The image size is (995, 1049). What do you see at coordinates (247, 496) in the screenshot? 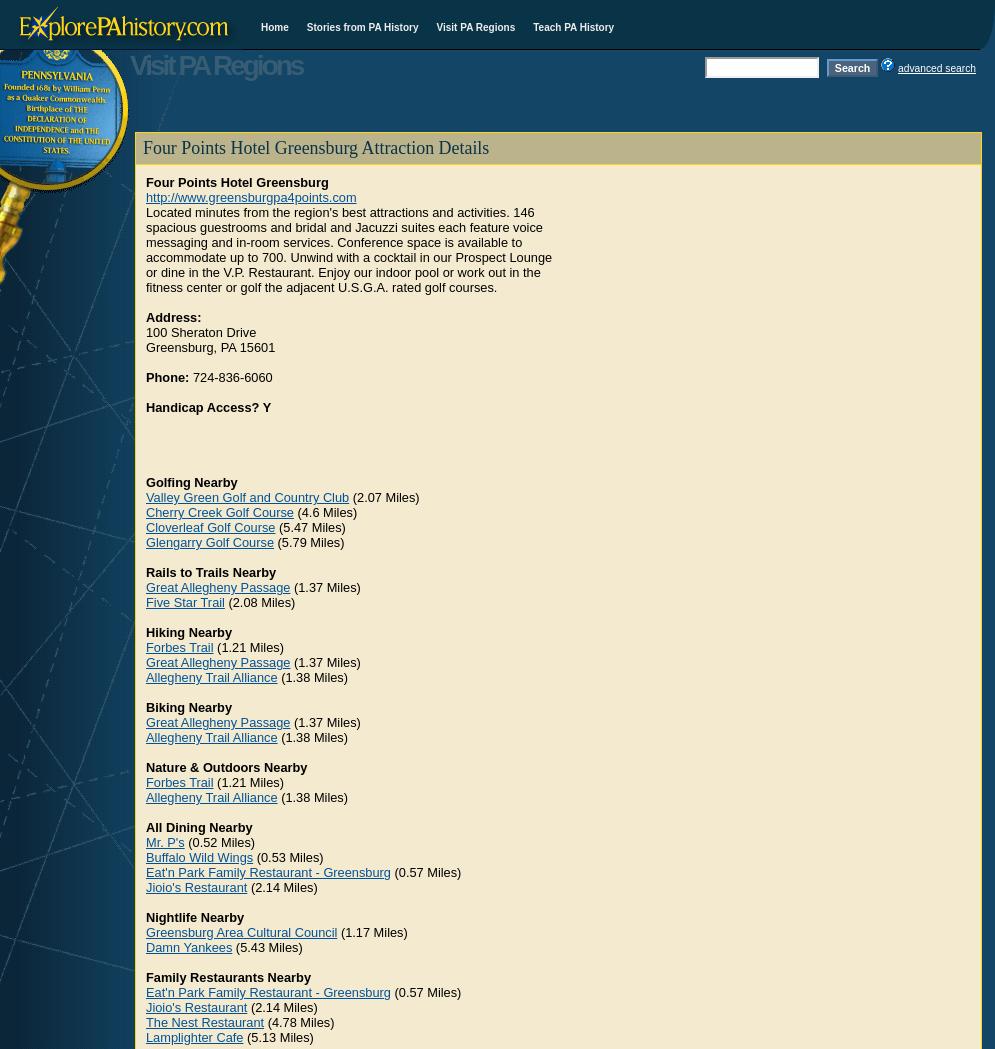
I see `'Valley Green Golf and Country Club'` at bounding box center [247, 496].